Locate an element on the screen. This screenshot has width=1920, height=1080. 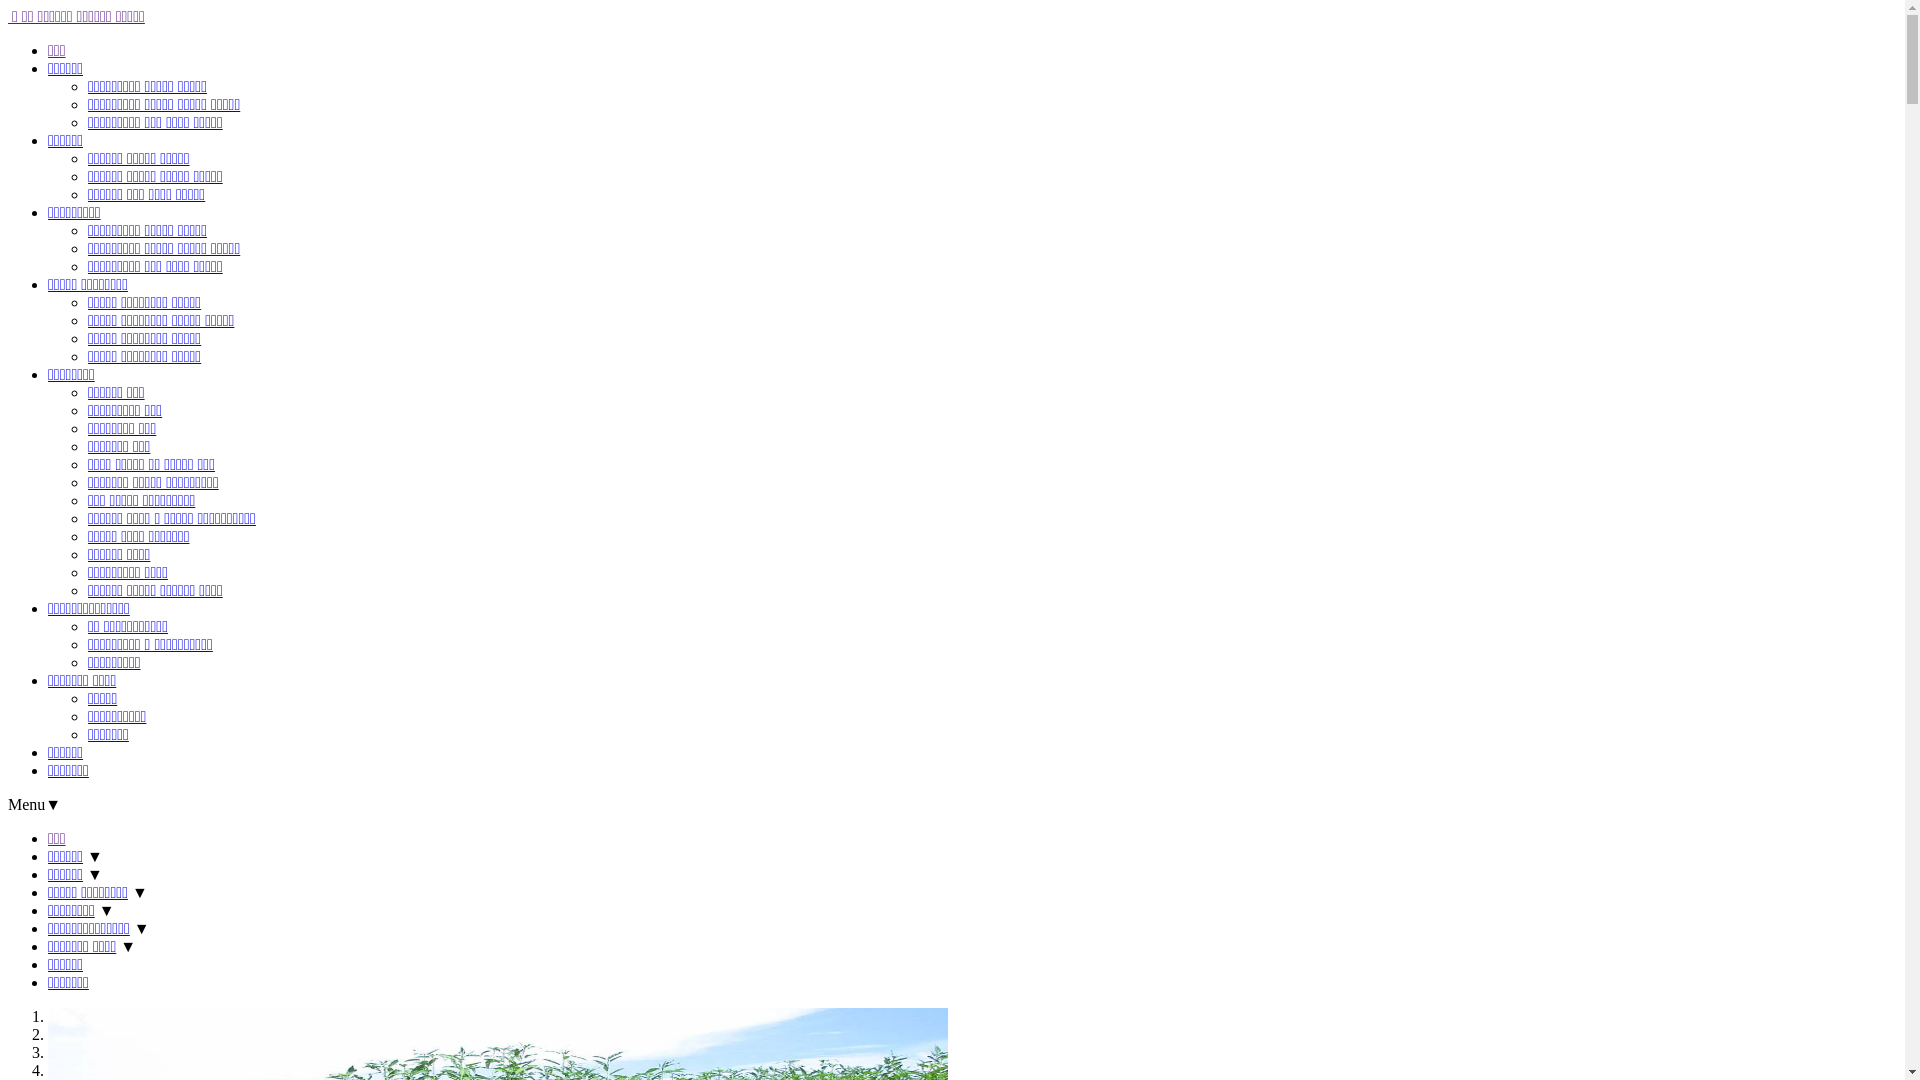
'2' is located at coordinates (52, 1034).